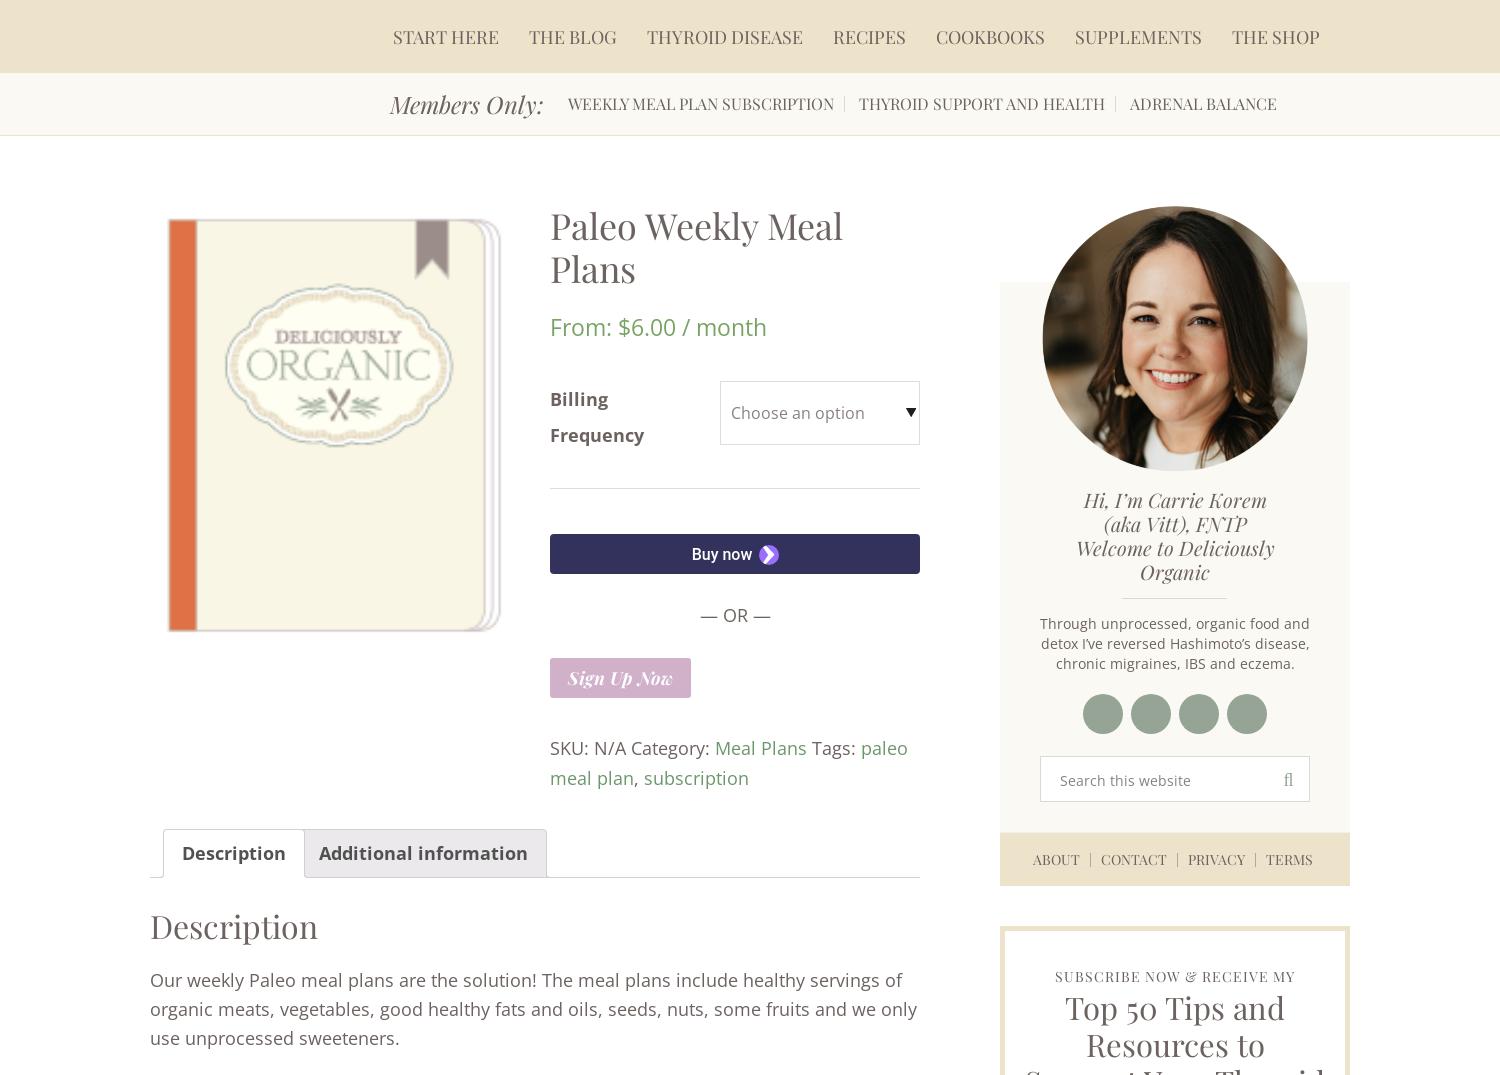 The image size is (1500, 1075). Describe the element at coordinates (1276, 35) in the screenshot. I see `'The Shop'` at that location.